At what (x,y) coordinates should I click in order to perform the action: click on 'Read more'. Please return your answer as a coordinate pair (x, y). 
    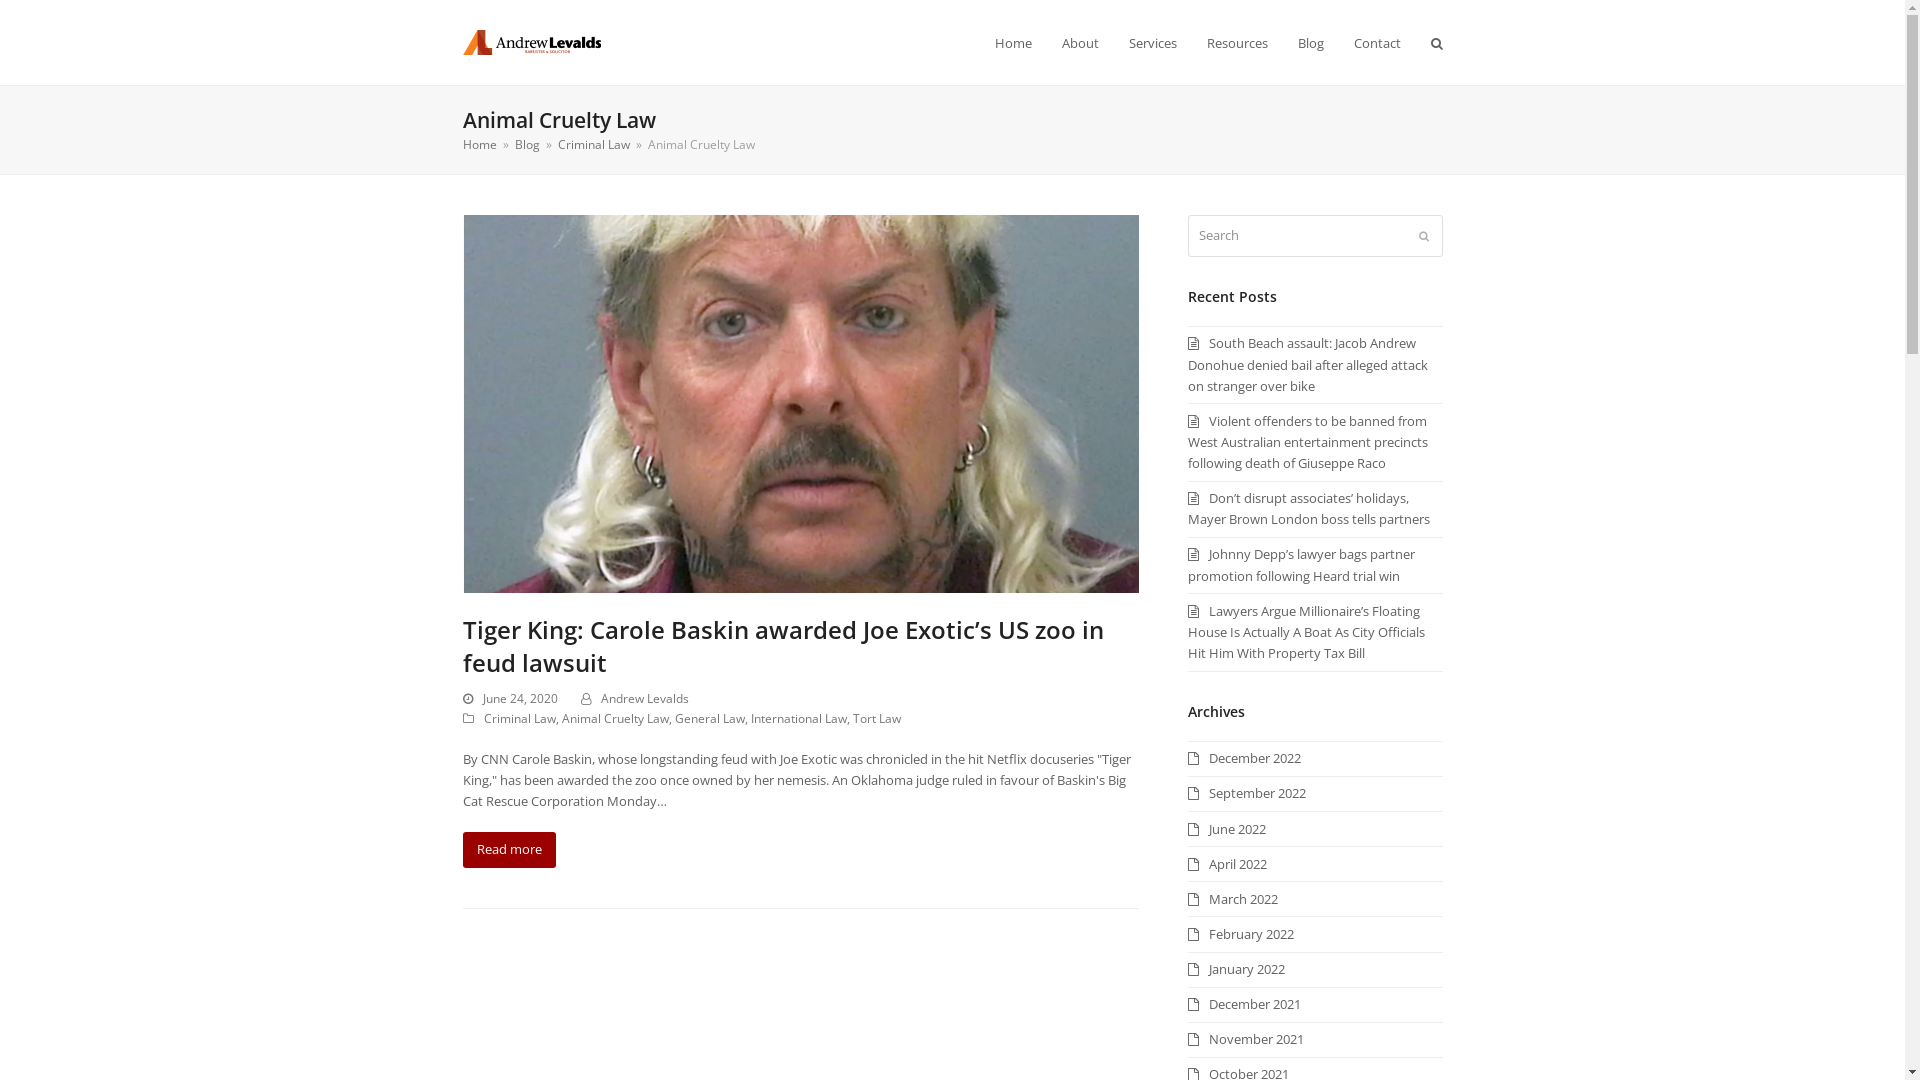
    Looking at the image, I should click on (460, 849).